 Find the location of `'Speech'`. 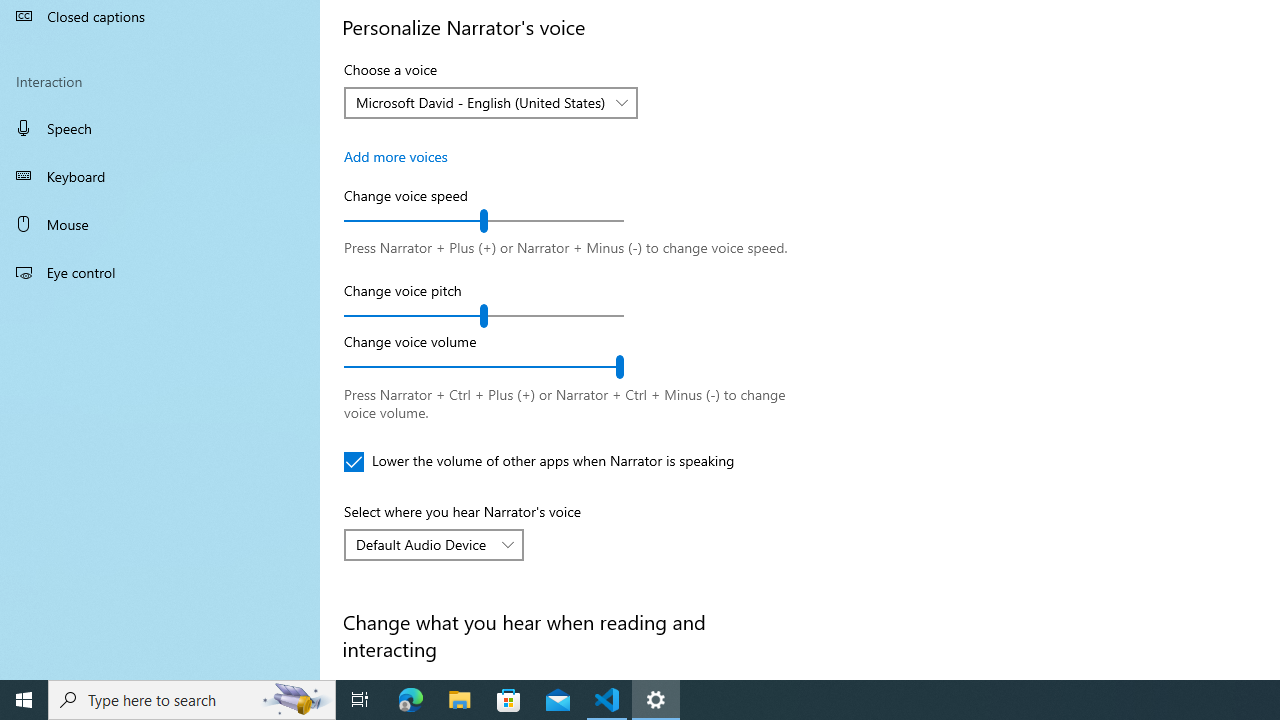

'Speech' is located at coordinates (160, 127).